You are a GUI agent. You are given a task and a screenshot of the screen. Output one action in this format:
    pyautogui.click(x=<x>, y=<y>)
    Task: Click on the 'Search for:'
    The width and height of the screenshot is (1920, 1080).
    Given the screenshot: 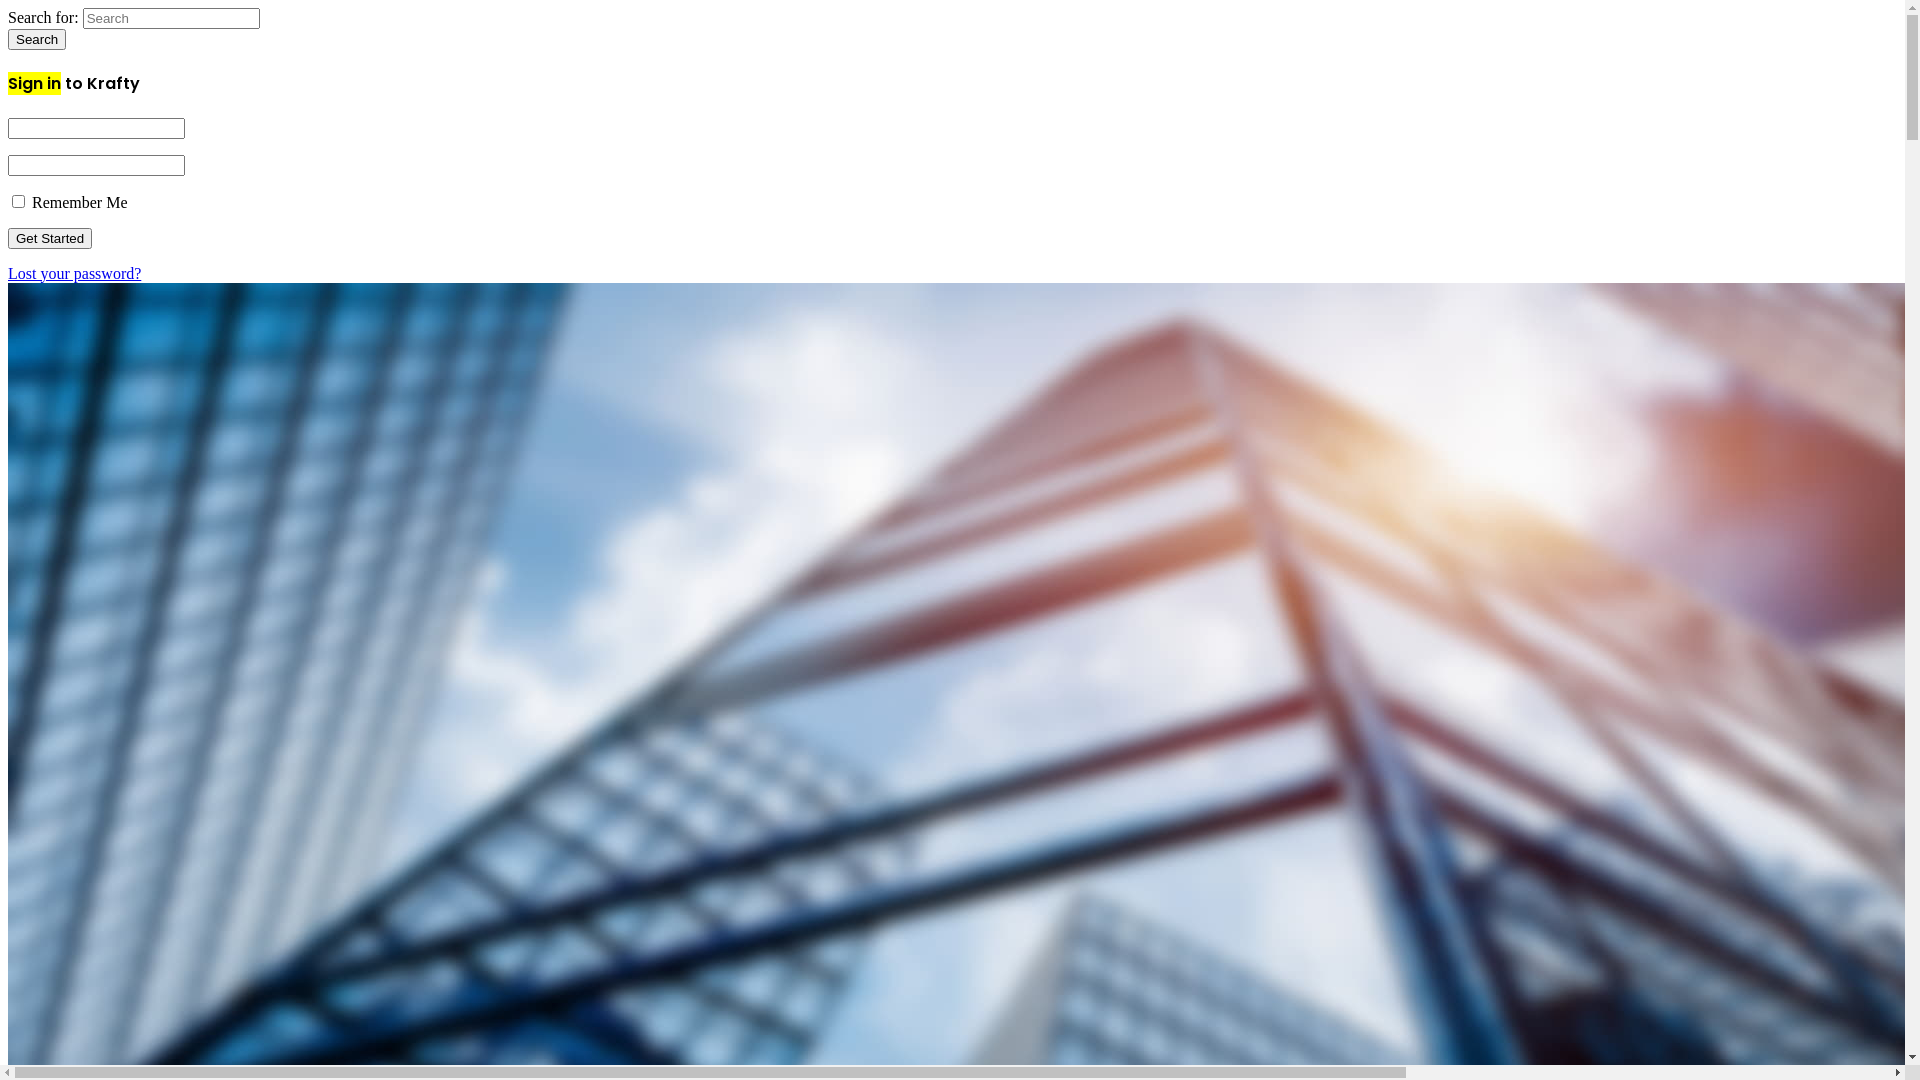 What is the action you would take?
    pyautogui.click(x=81, y=18)
    